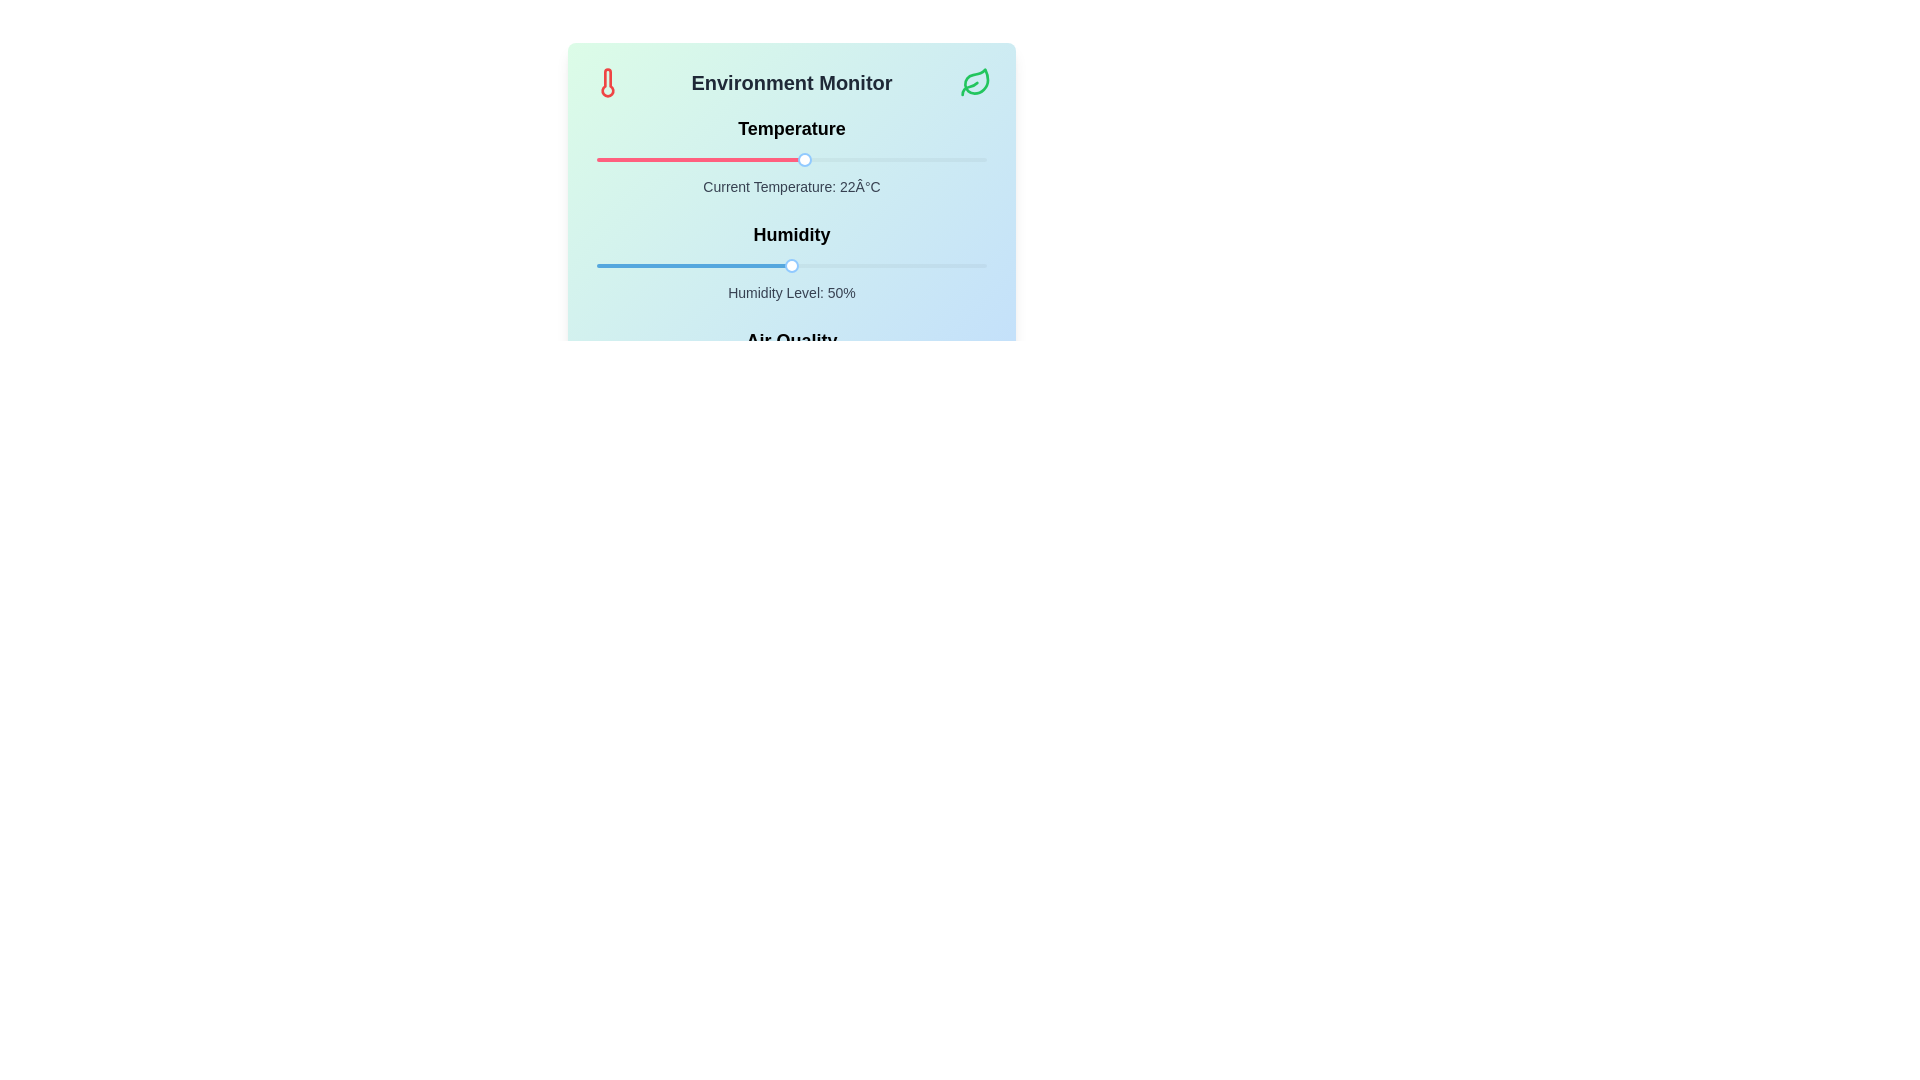 The width and height of the screenshot is (1920, 1080). I want to click on the humidity, so click(819, 265).